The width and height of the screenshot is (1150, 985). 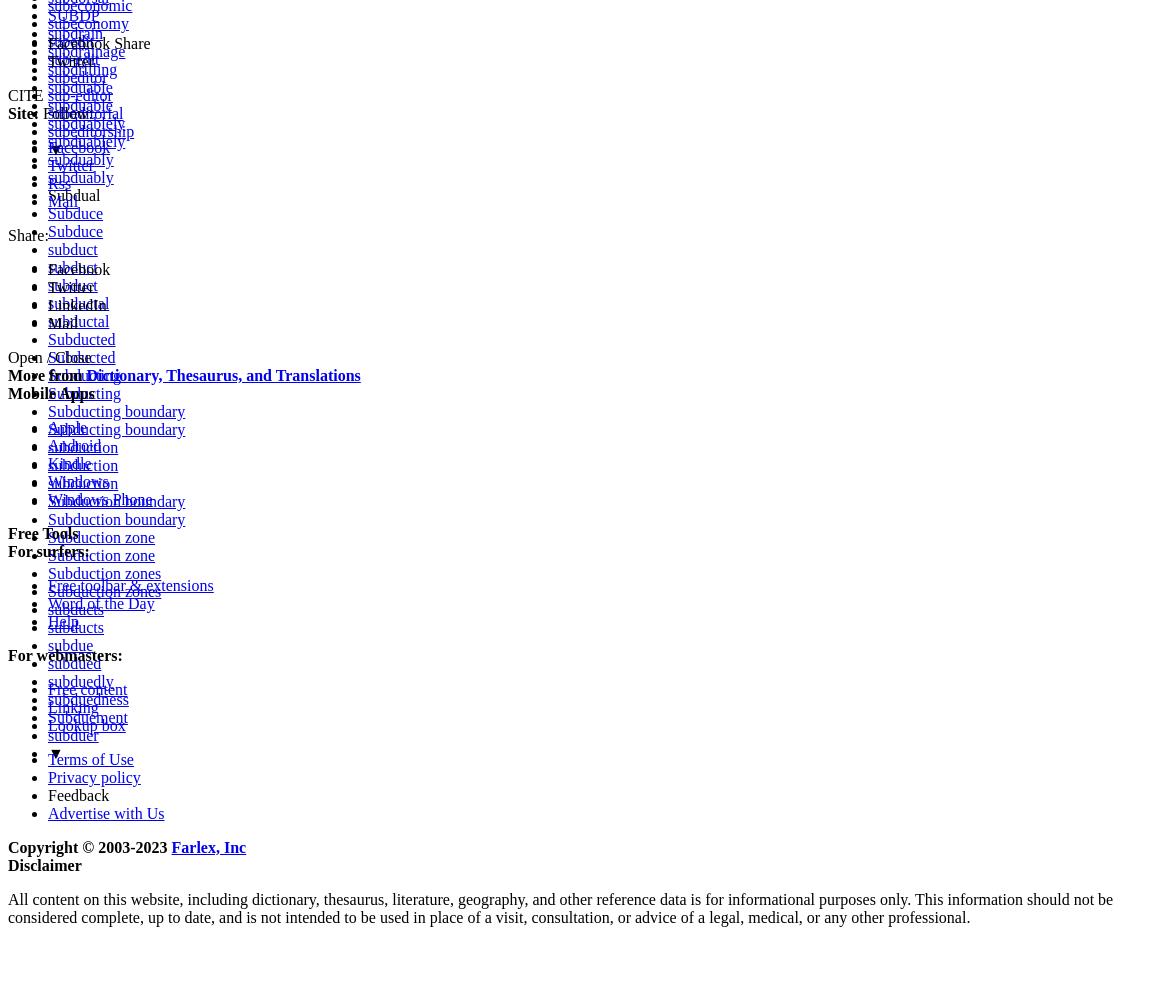 What do you see at coordinates (99, 498) in the screenshot?
I see `'Windows Phone'` at bounding box center [99, 498].